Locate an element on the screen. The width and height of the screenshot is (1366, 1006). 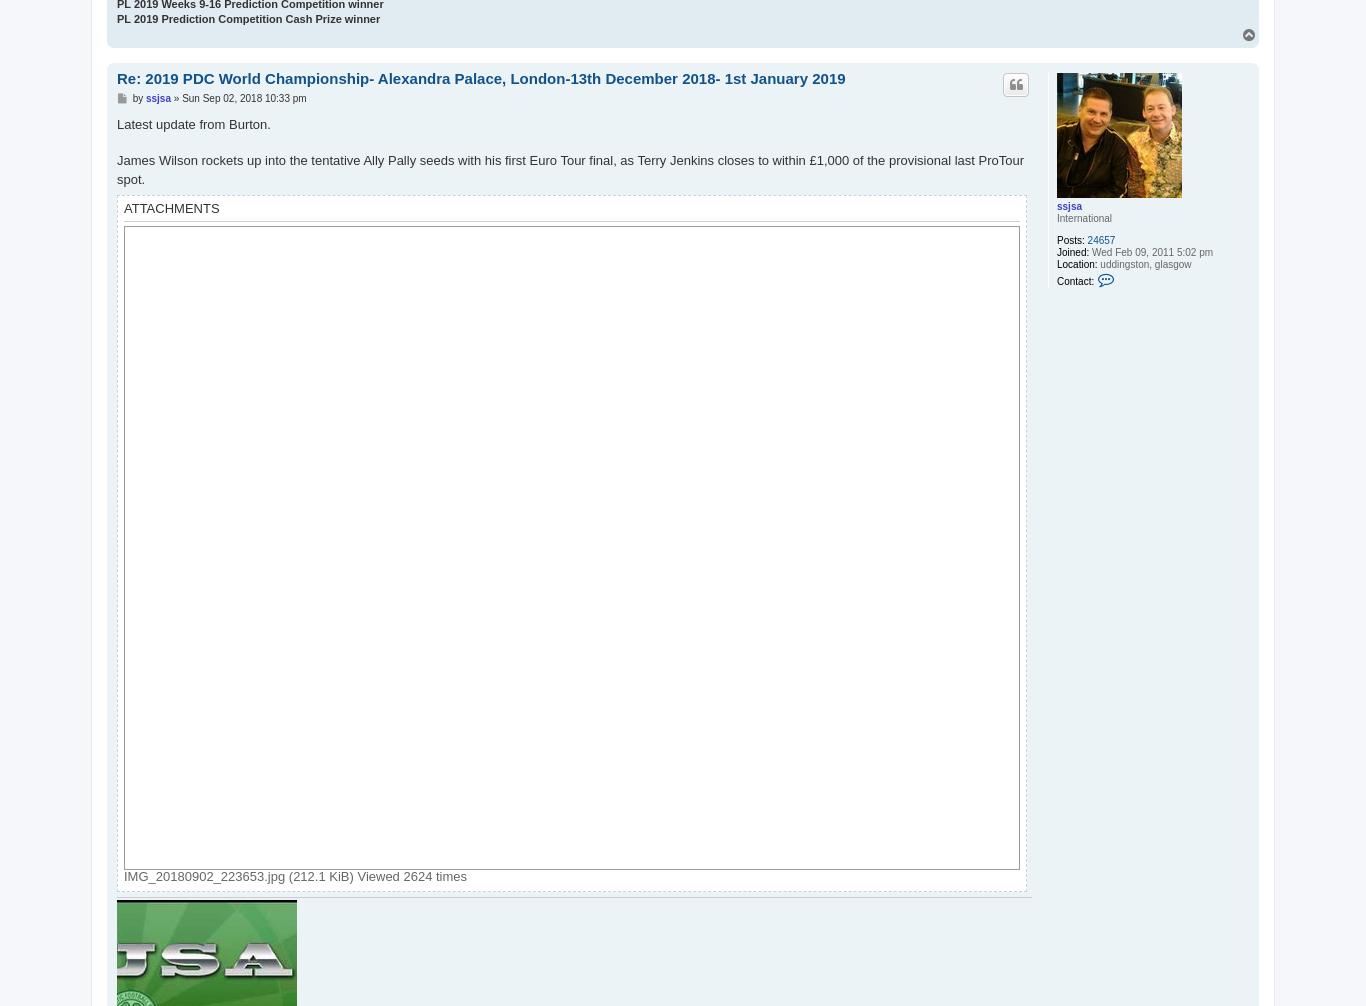
'Location:' is located at coordinates (1056, 262).